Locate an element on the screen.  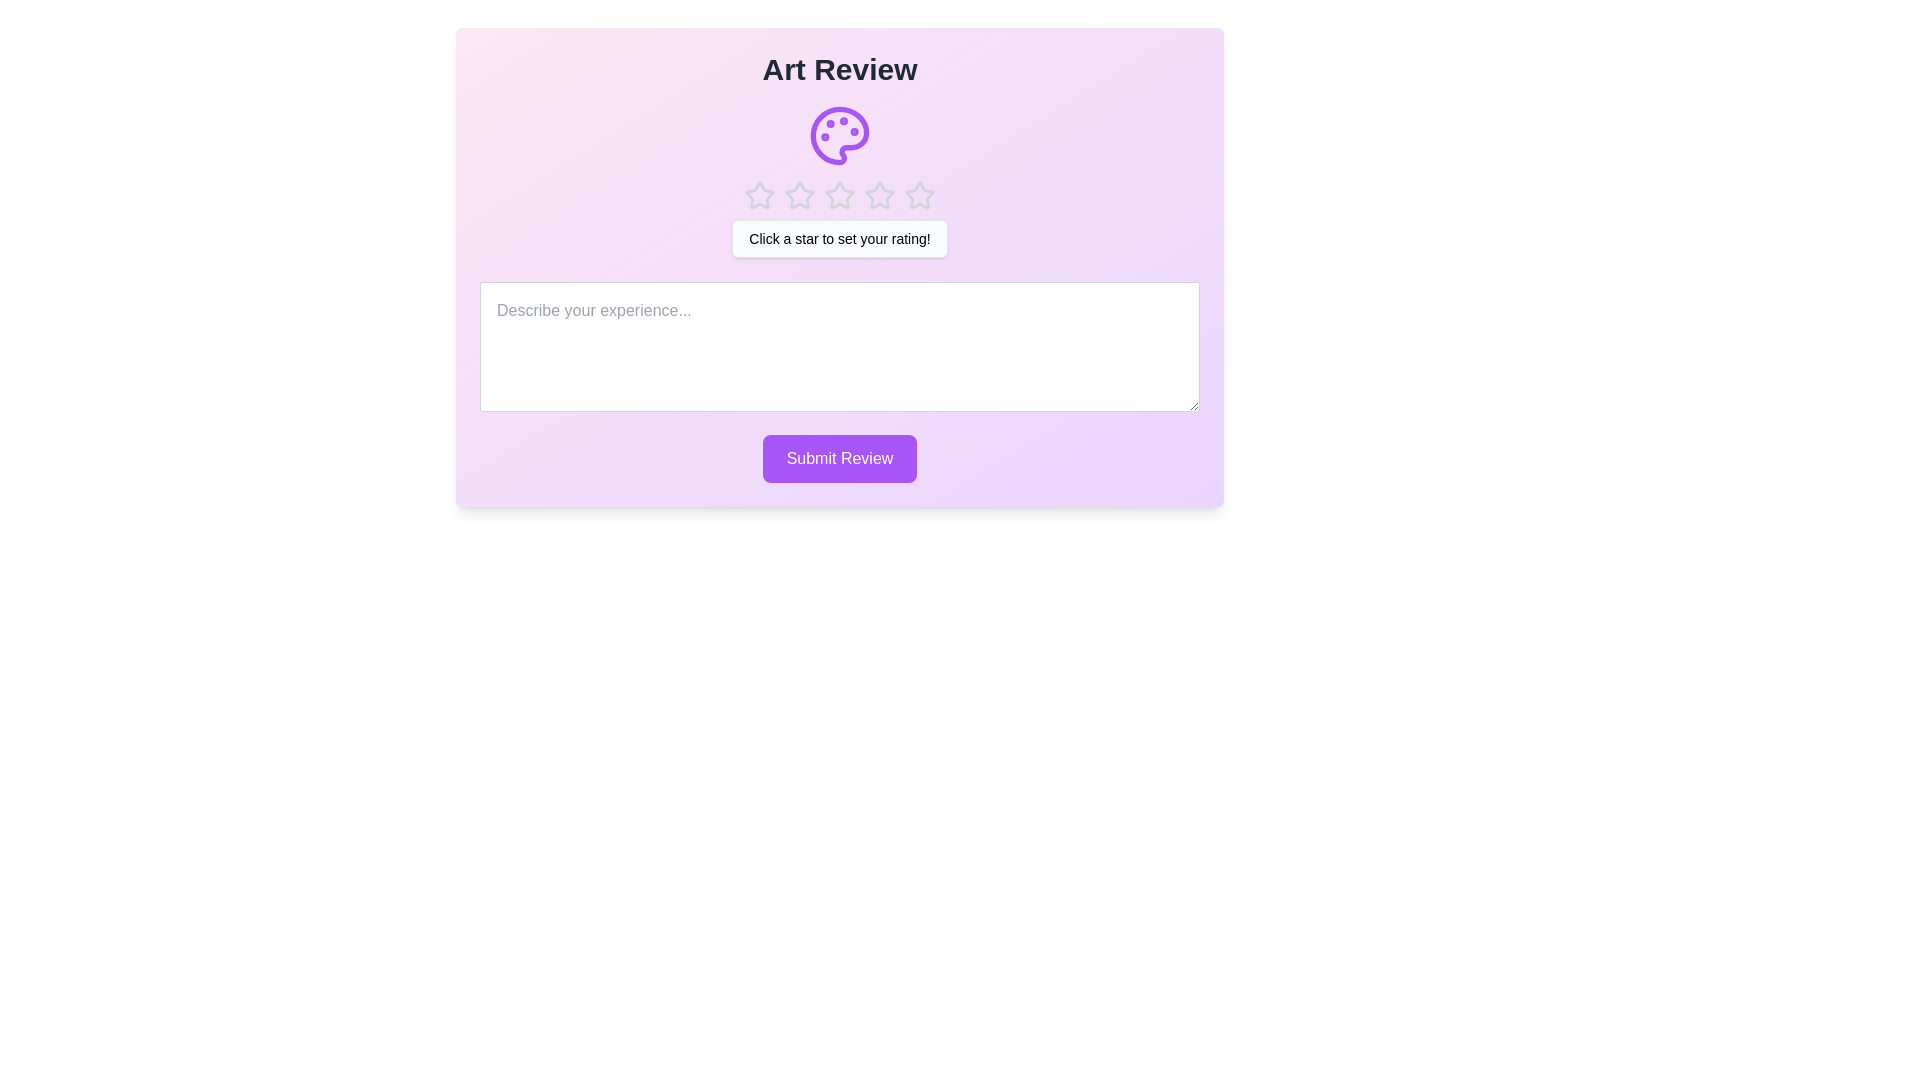
the rating to 1 stars by clicking on the corresponding star is located at coordinates (758, 196).